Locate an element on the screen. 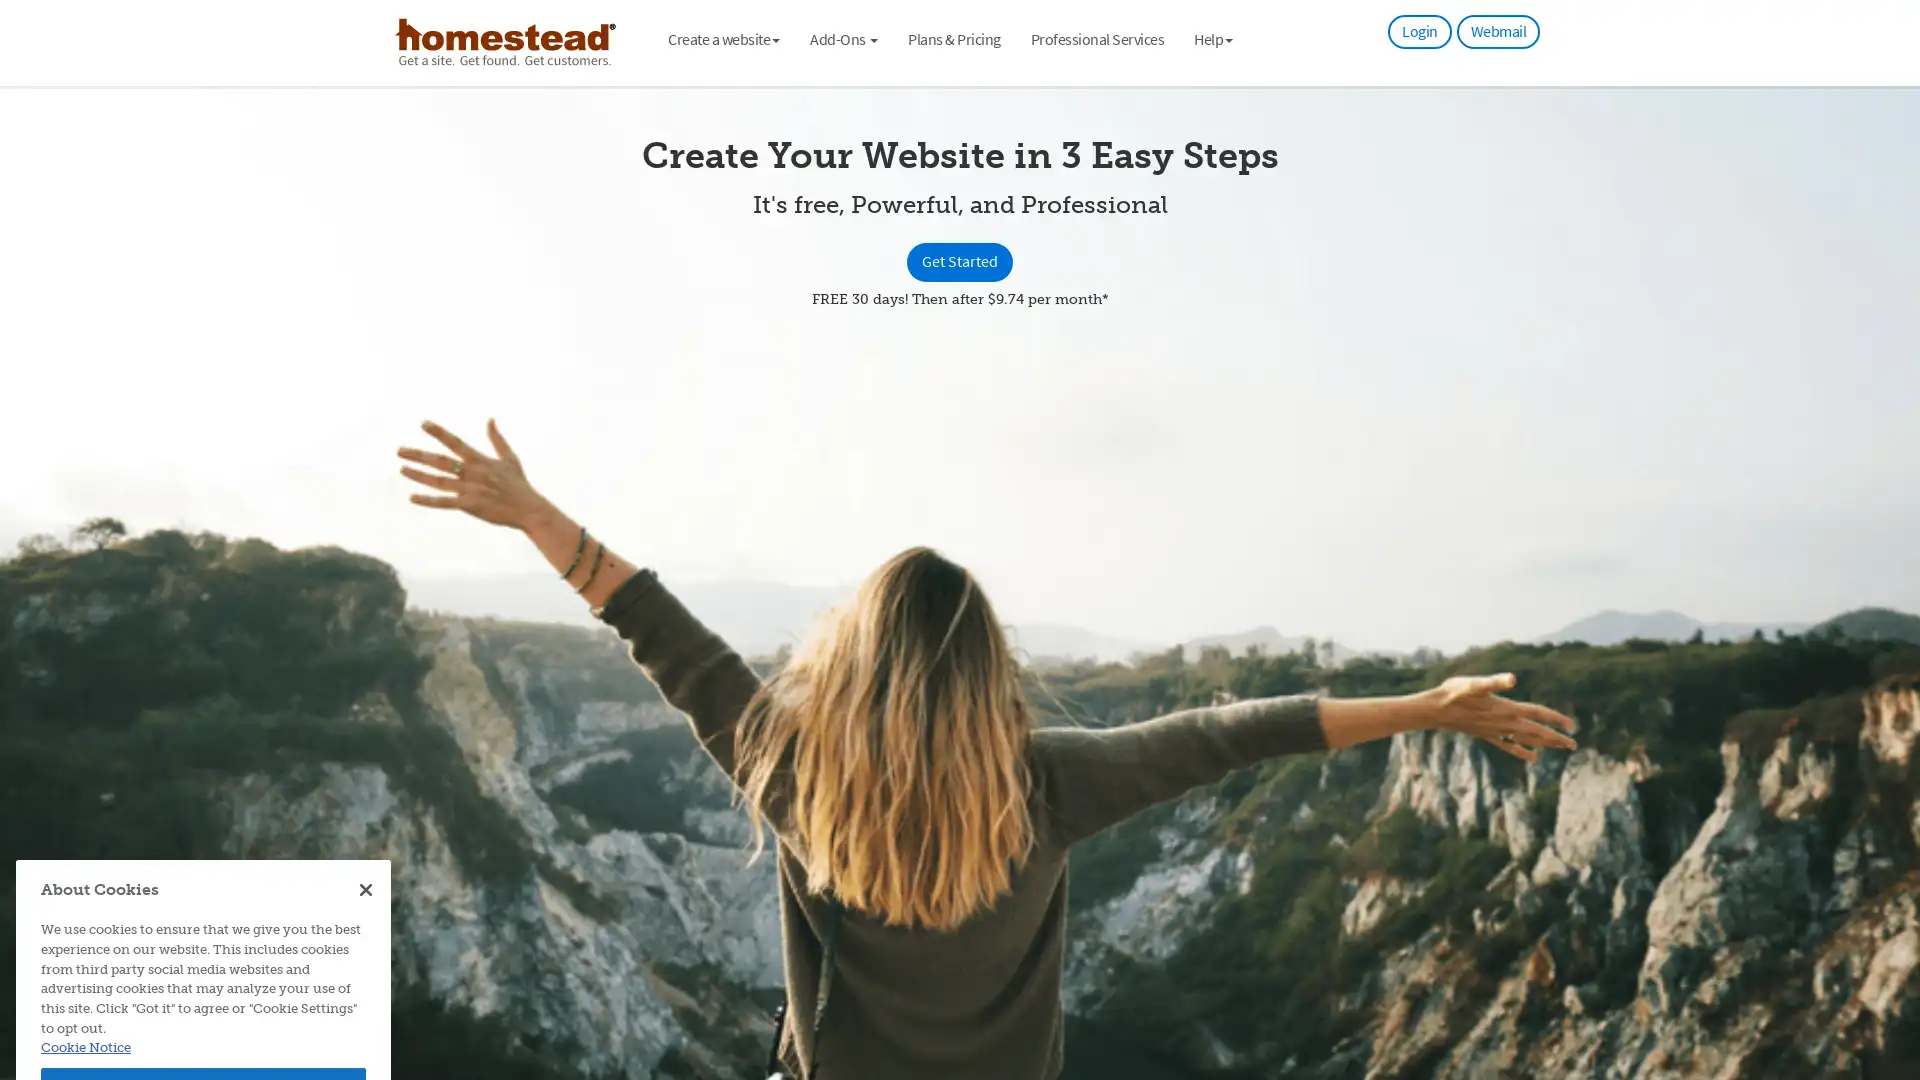 The height and width of the screenshot is (1080, 1920). Explore your accessibility options is located at coordinates (1886, 978).